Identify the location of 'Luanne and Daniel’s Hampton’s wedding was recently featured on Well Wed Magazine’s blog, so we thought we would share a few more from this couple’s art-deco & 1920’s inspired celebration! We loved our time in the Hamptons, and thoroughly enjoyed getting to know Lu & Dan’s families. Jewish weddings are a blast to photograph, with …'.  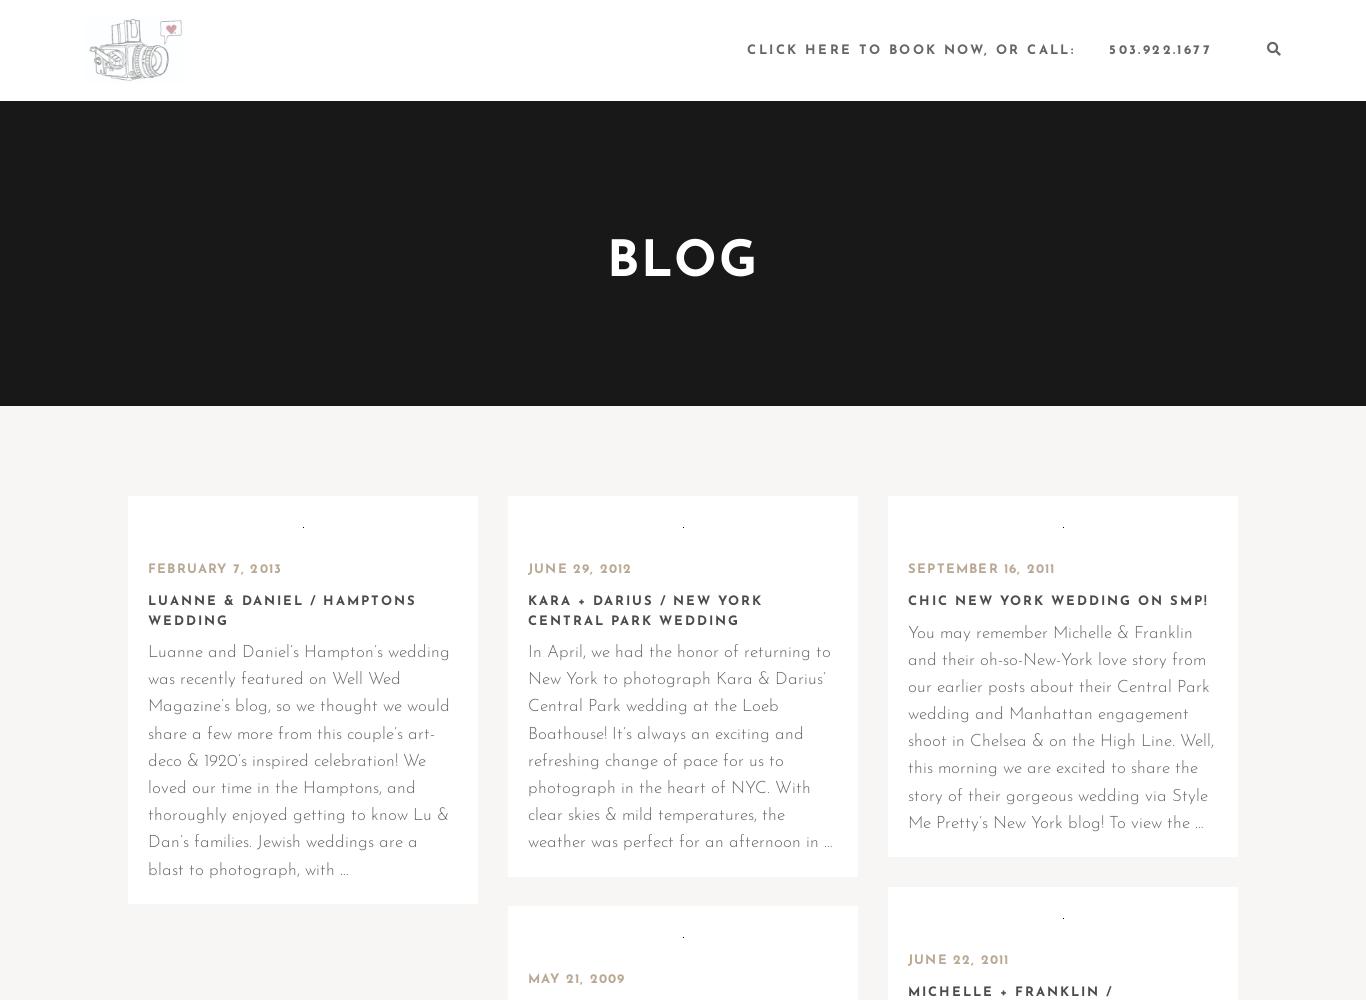
(299, 761).